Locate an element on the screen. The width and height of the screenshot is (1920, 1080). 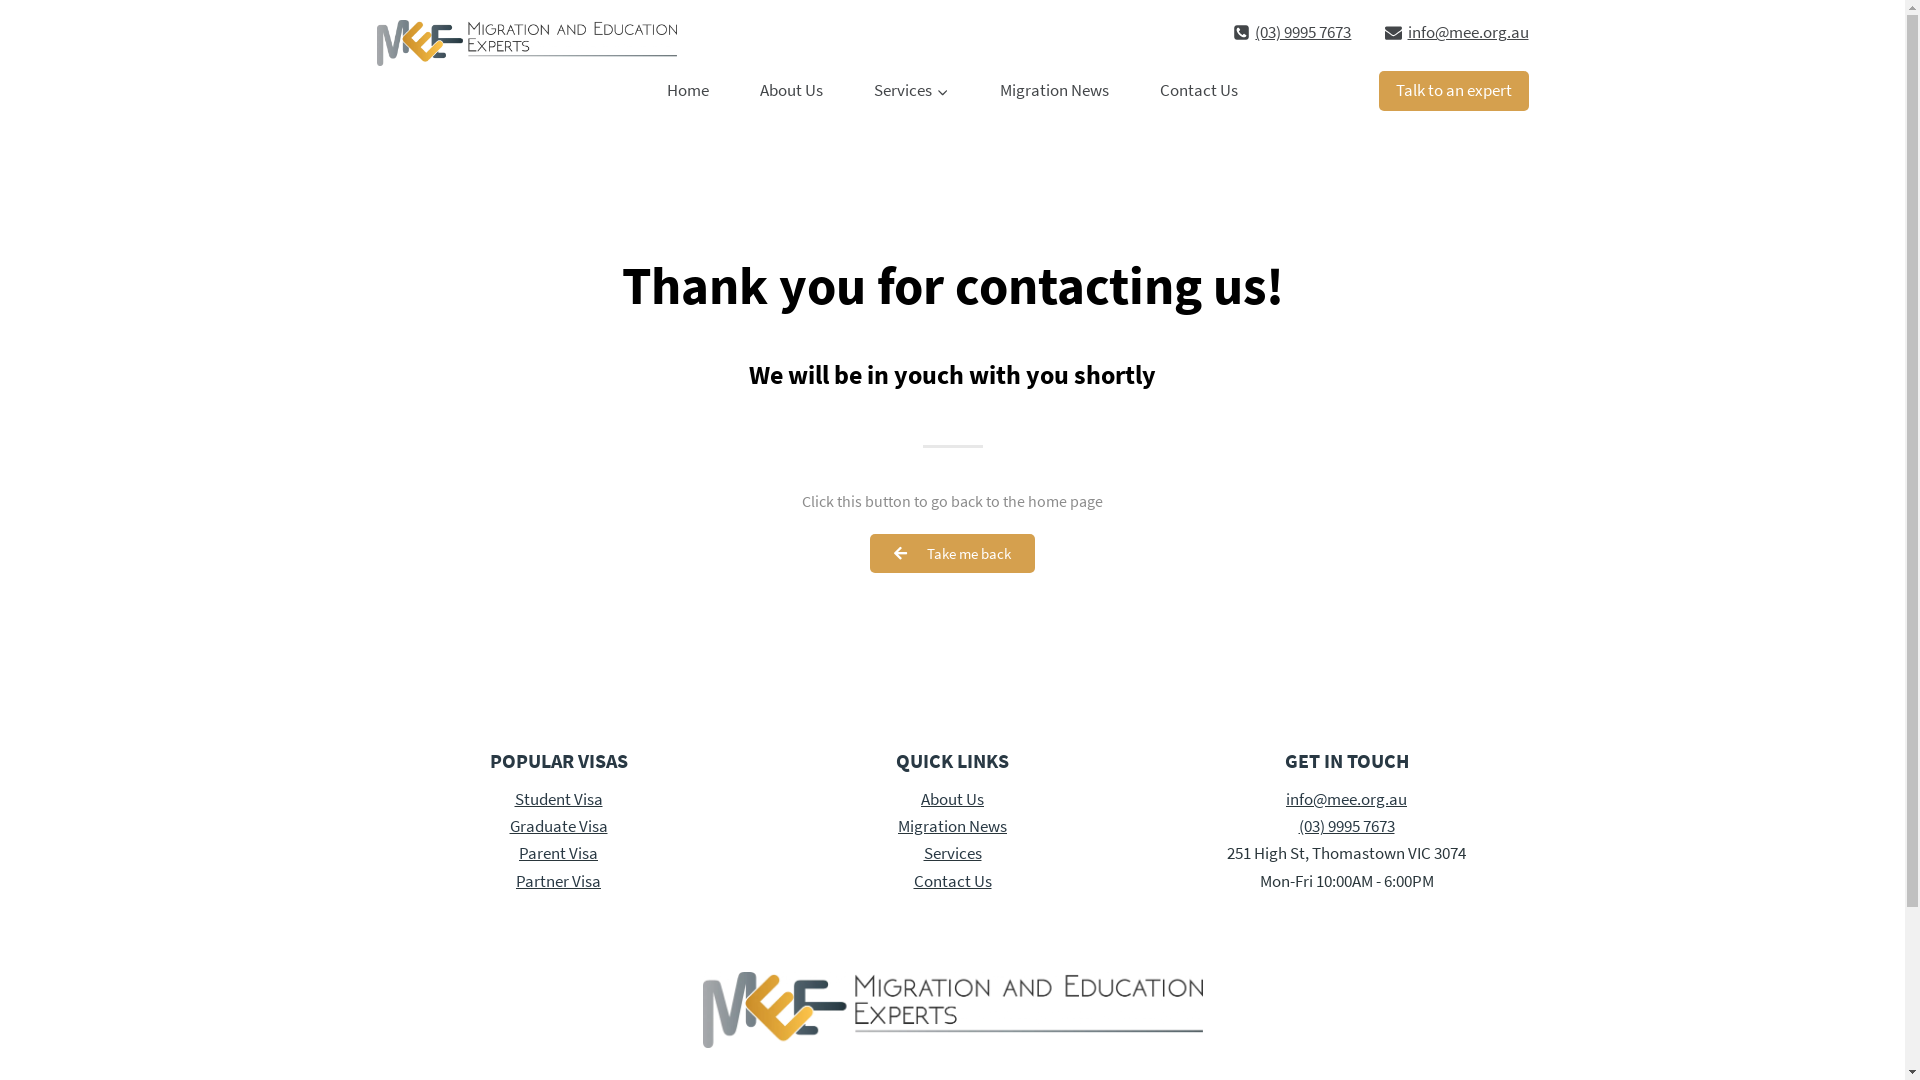
'Student Visa' is located at coordinates (513, 797).